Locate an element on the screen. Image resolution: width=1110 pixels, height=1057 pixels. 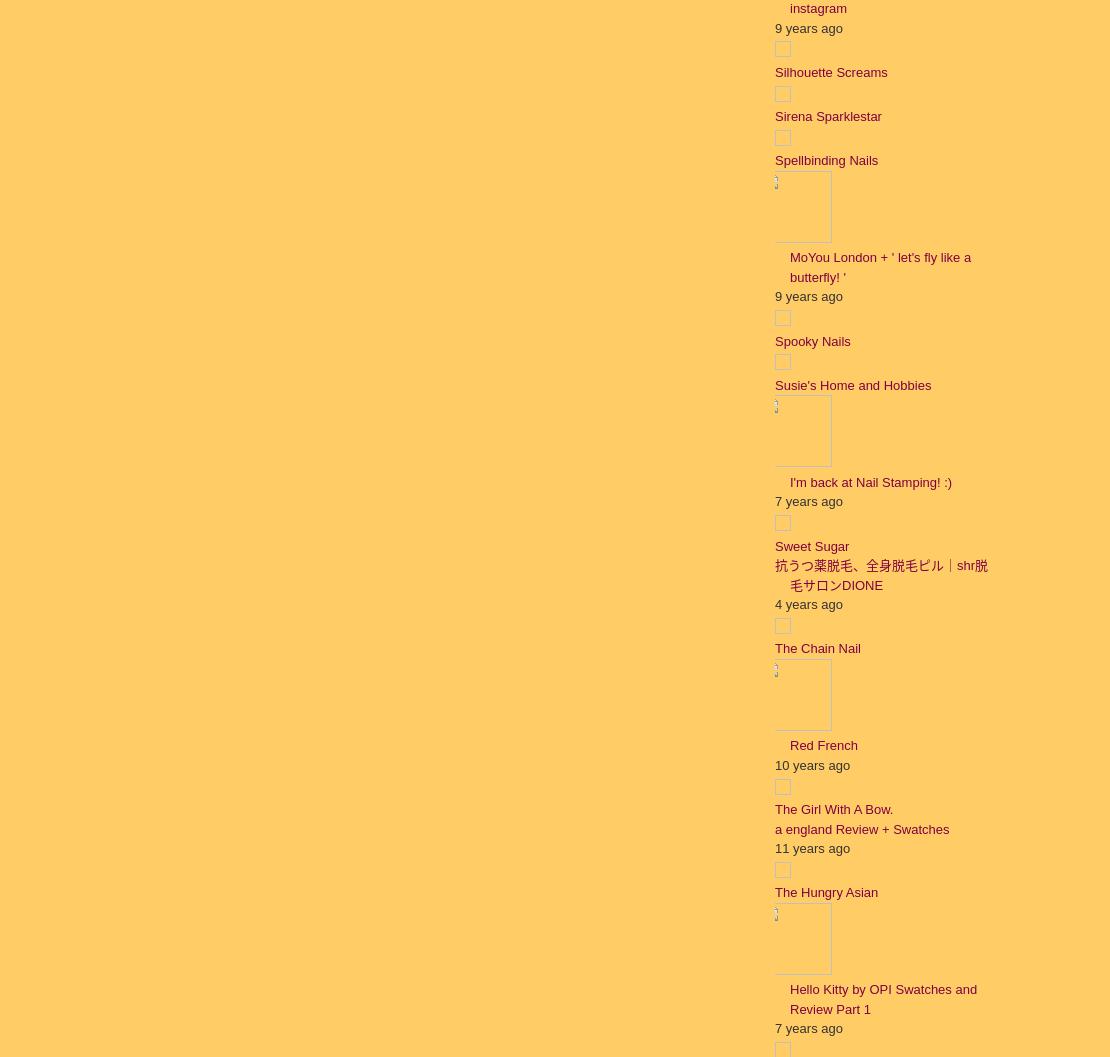
'a england Review + Swatches' is located at coordinates (861, 828).